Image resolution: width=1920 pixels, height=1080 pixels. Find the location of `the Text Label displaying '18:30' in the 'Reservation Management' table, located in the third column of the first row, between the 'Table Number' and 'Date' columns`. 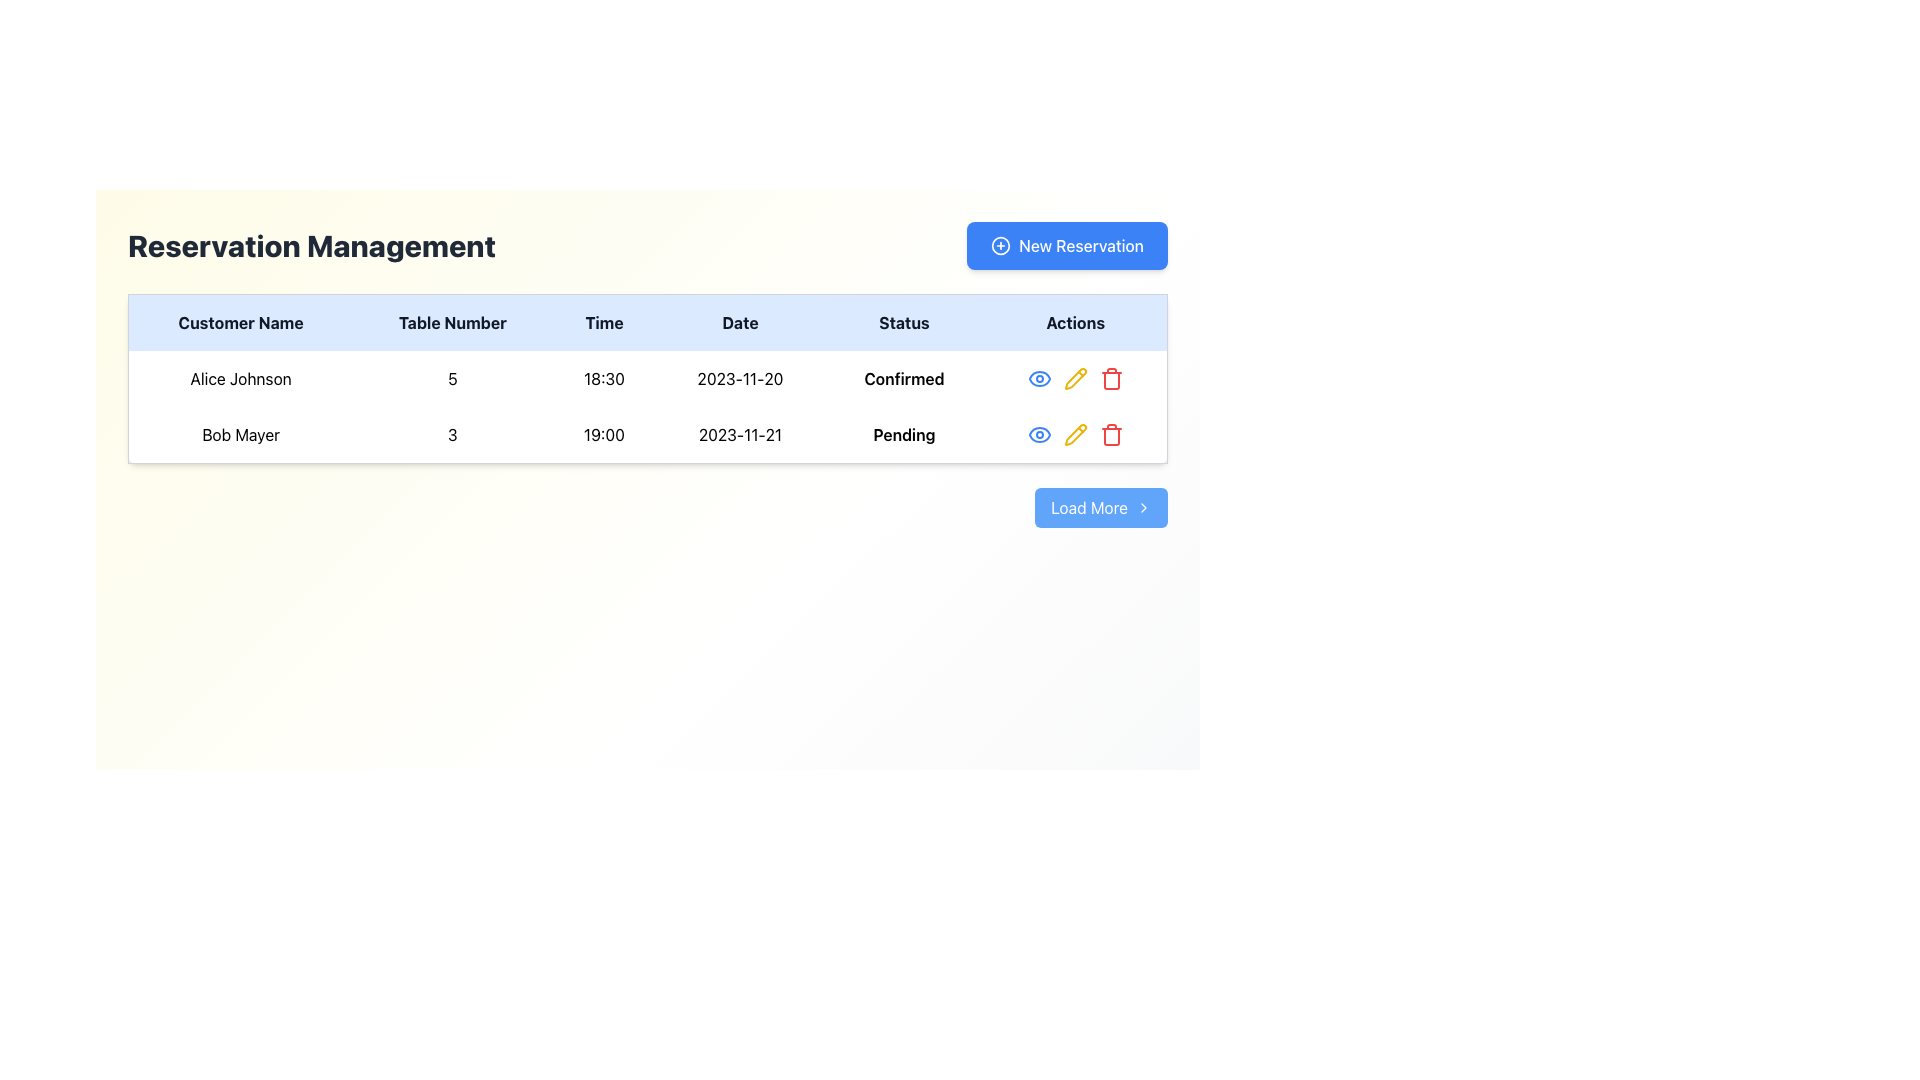

the Text Label displaying '18:30' in the 'Reservation Management' table, located in the third column of the first row, between the 'Table Number' and 'Date' columns is located at coordinates (603, 378).